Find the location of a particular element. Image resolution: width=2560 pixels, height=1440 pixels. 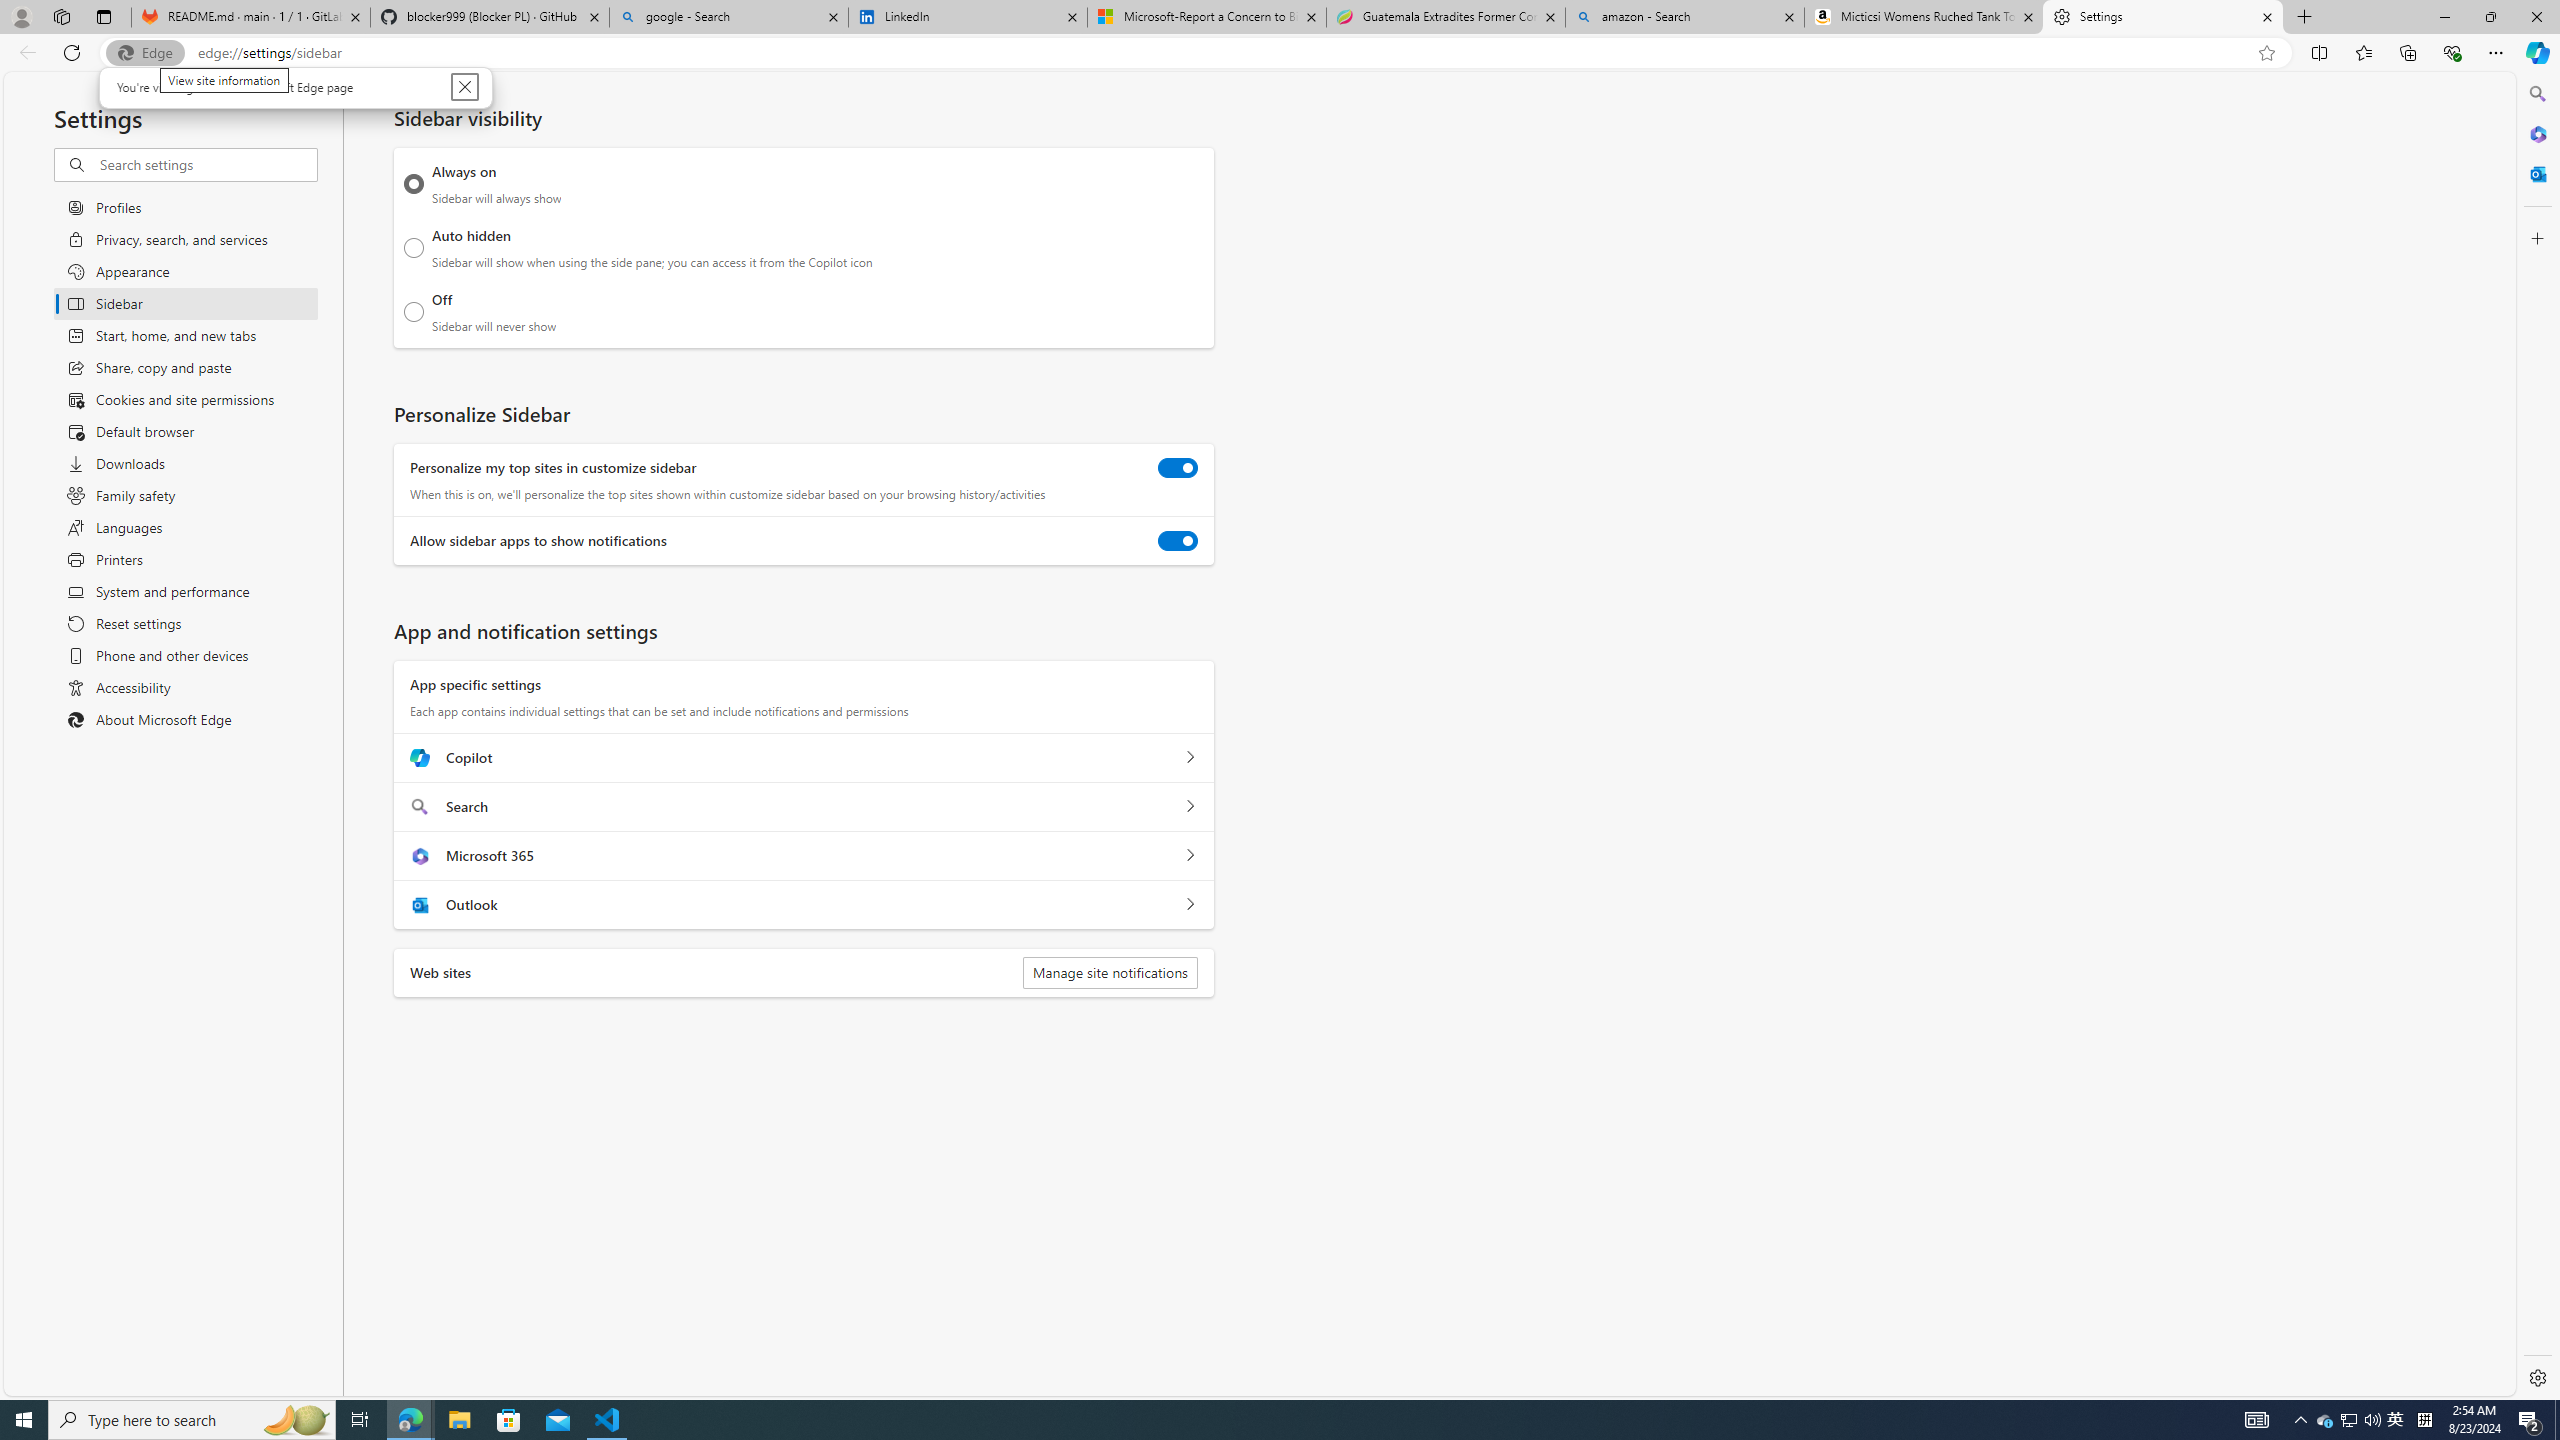

'LinkedIn' is located at coordinates (966, 16).